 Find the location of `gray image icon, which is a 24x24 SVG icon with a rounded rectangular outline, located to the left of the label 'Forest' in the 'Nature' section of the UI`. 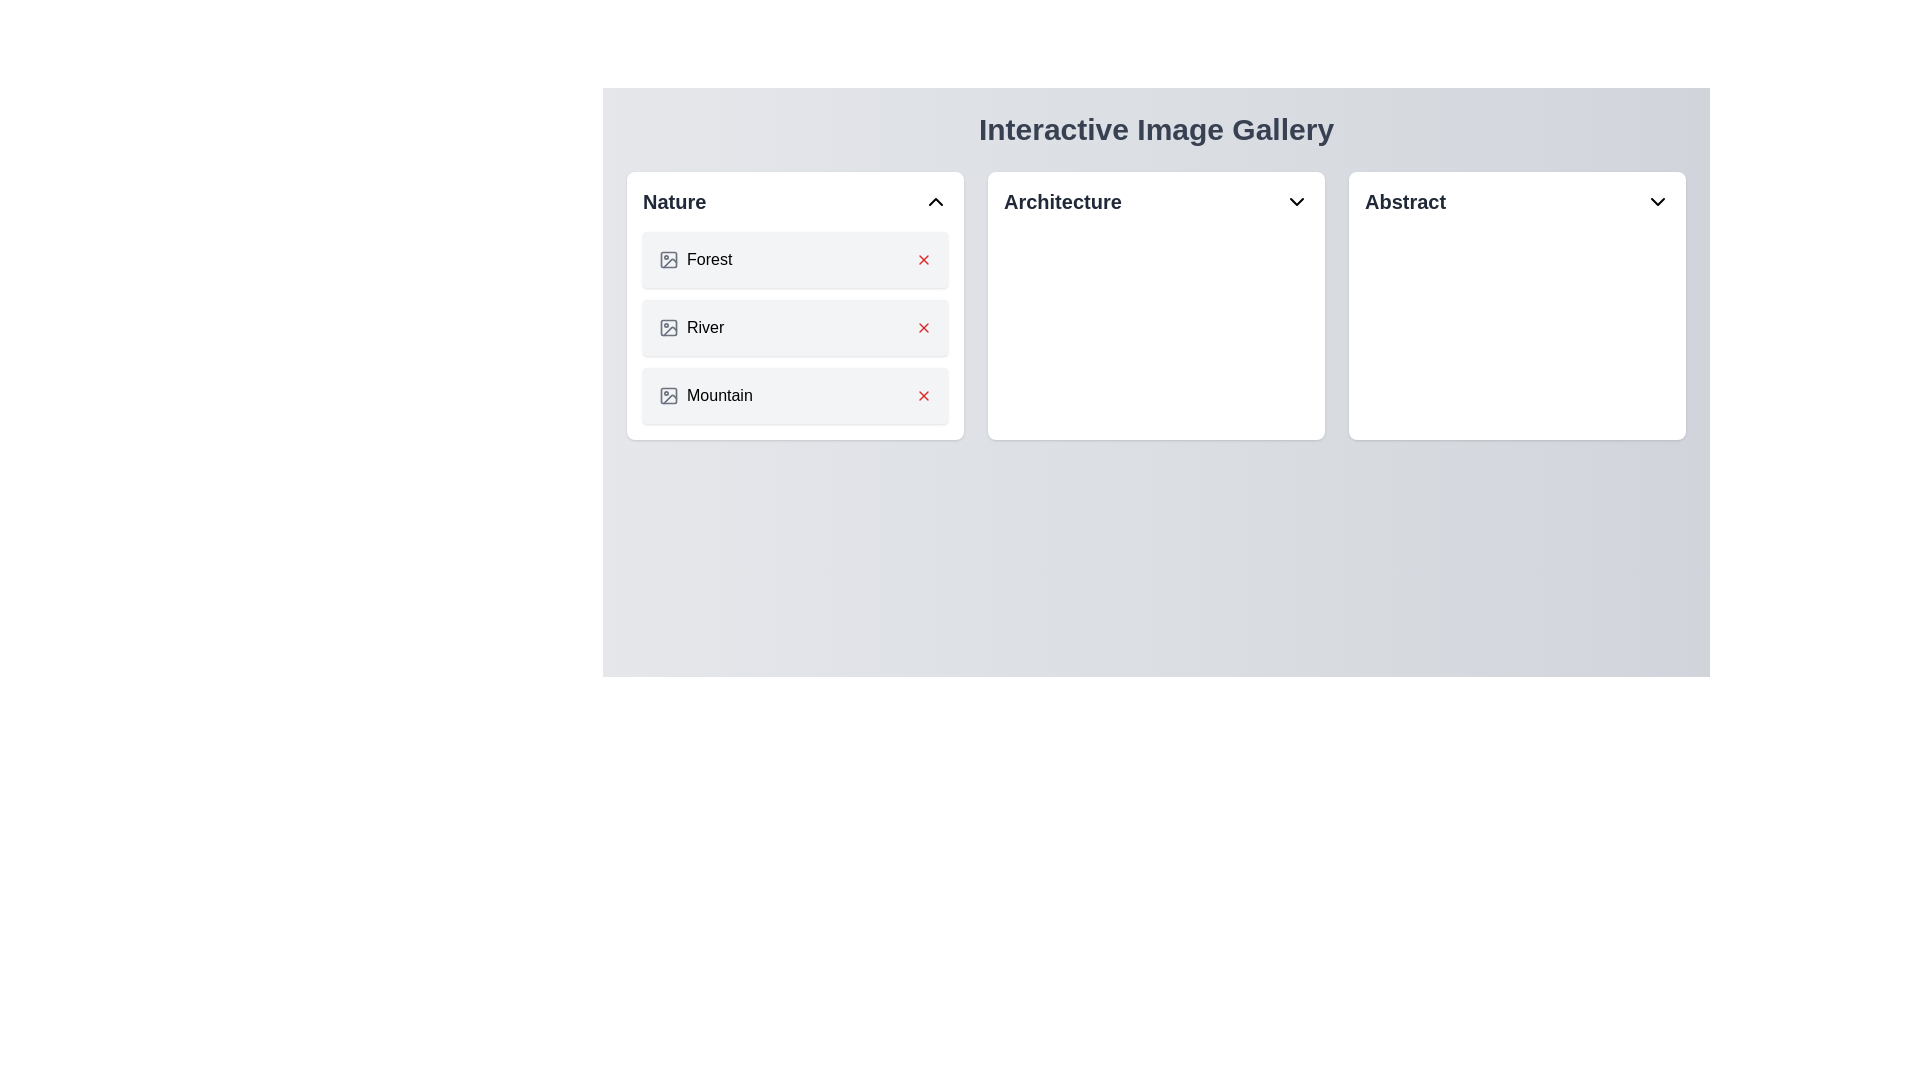

gray image icon, which is a 24x24 SVG icon with a rounded rectangular outline, located to the left of the label 'Forest' in the 'Nature' section of the UI is located at coordinates (668, 258).